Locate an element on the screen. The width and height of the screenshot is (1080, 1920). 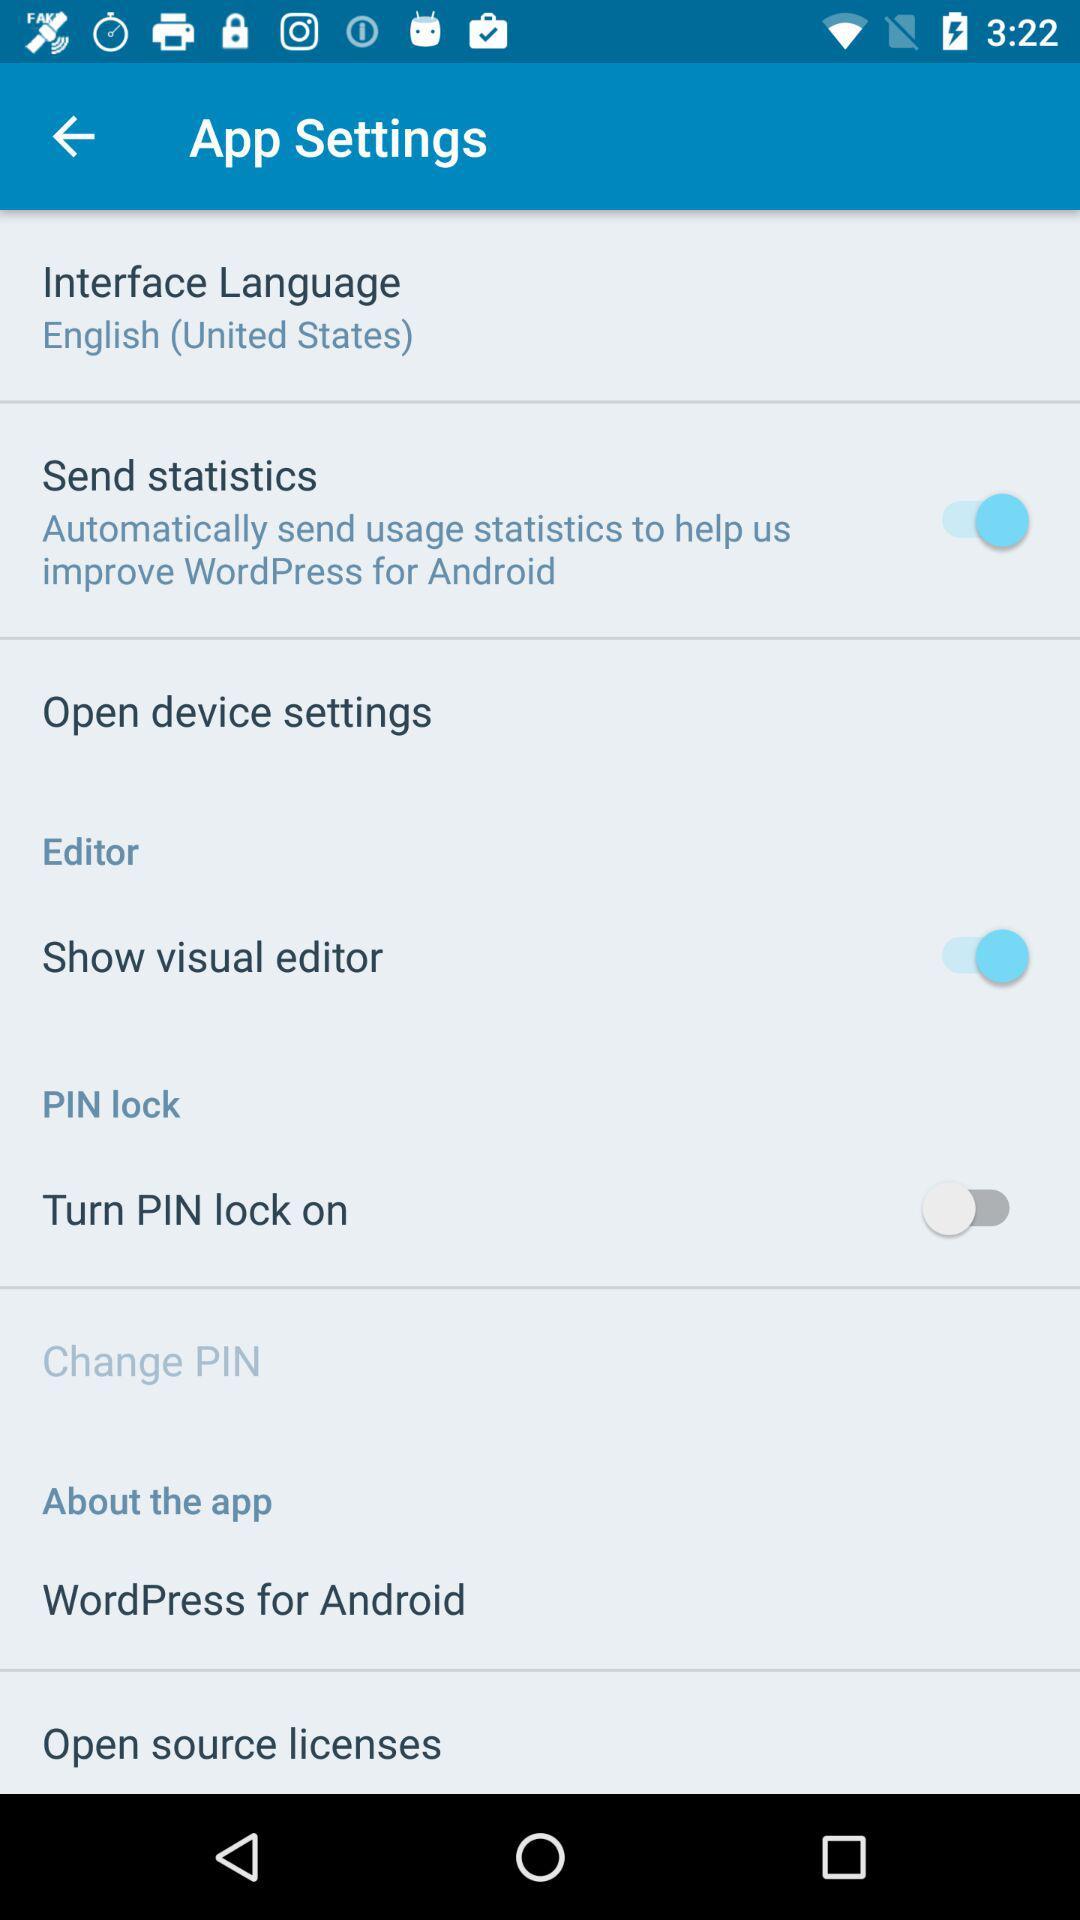
the open source licenses icon is located at coordinates (241, 1741).